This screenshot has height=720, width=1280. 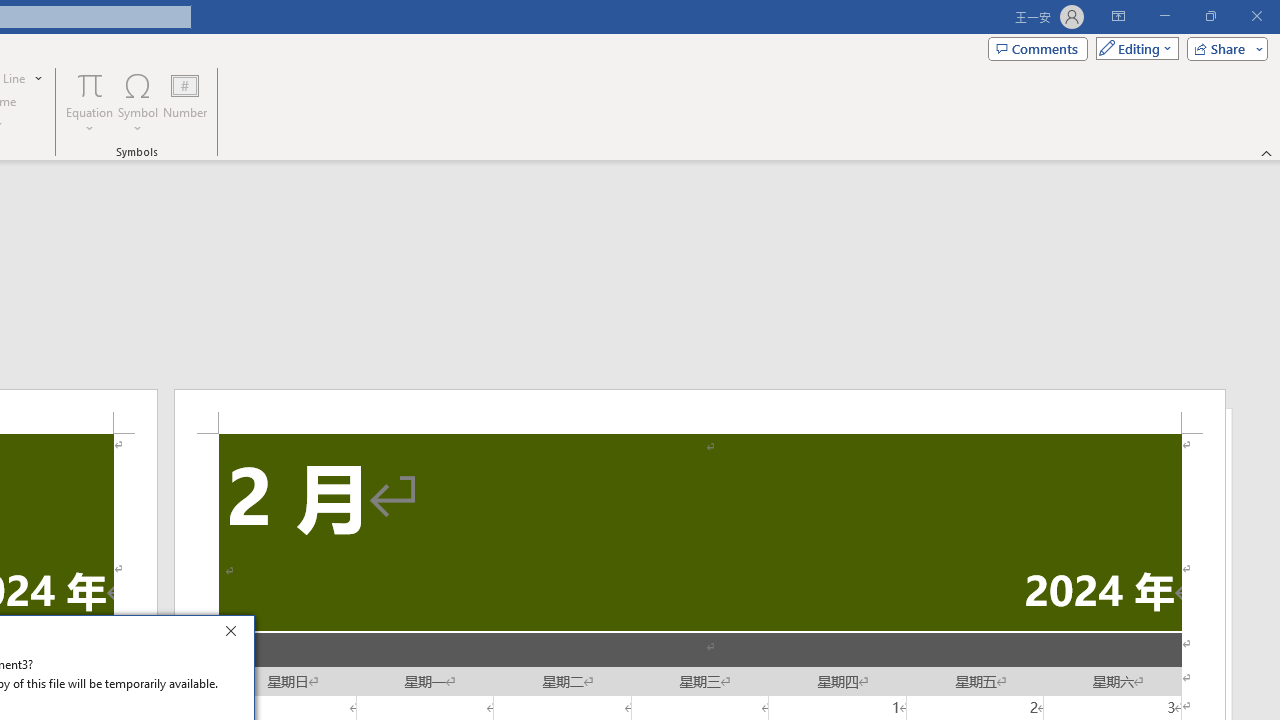 What do you see at coordinates (236, 633) in the screenshot?
I see `'Close'` at bounding box center [236, 633].